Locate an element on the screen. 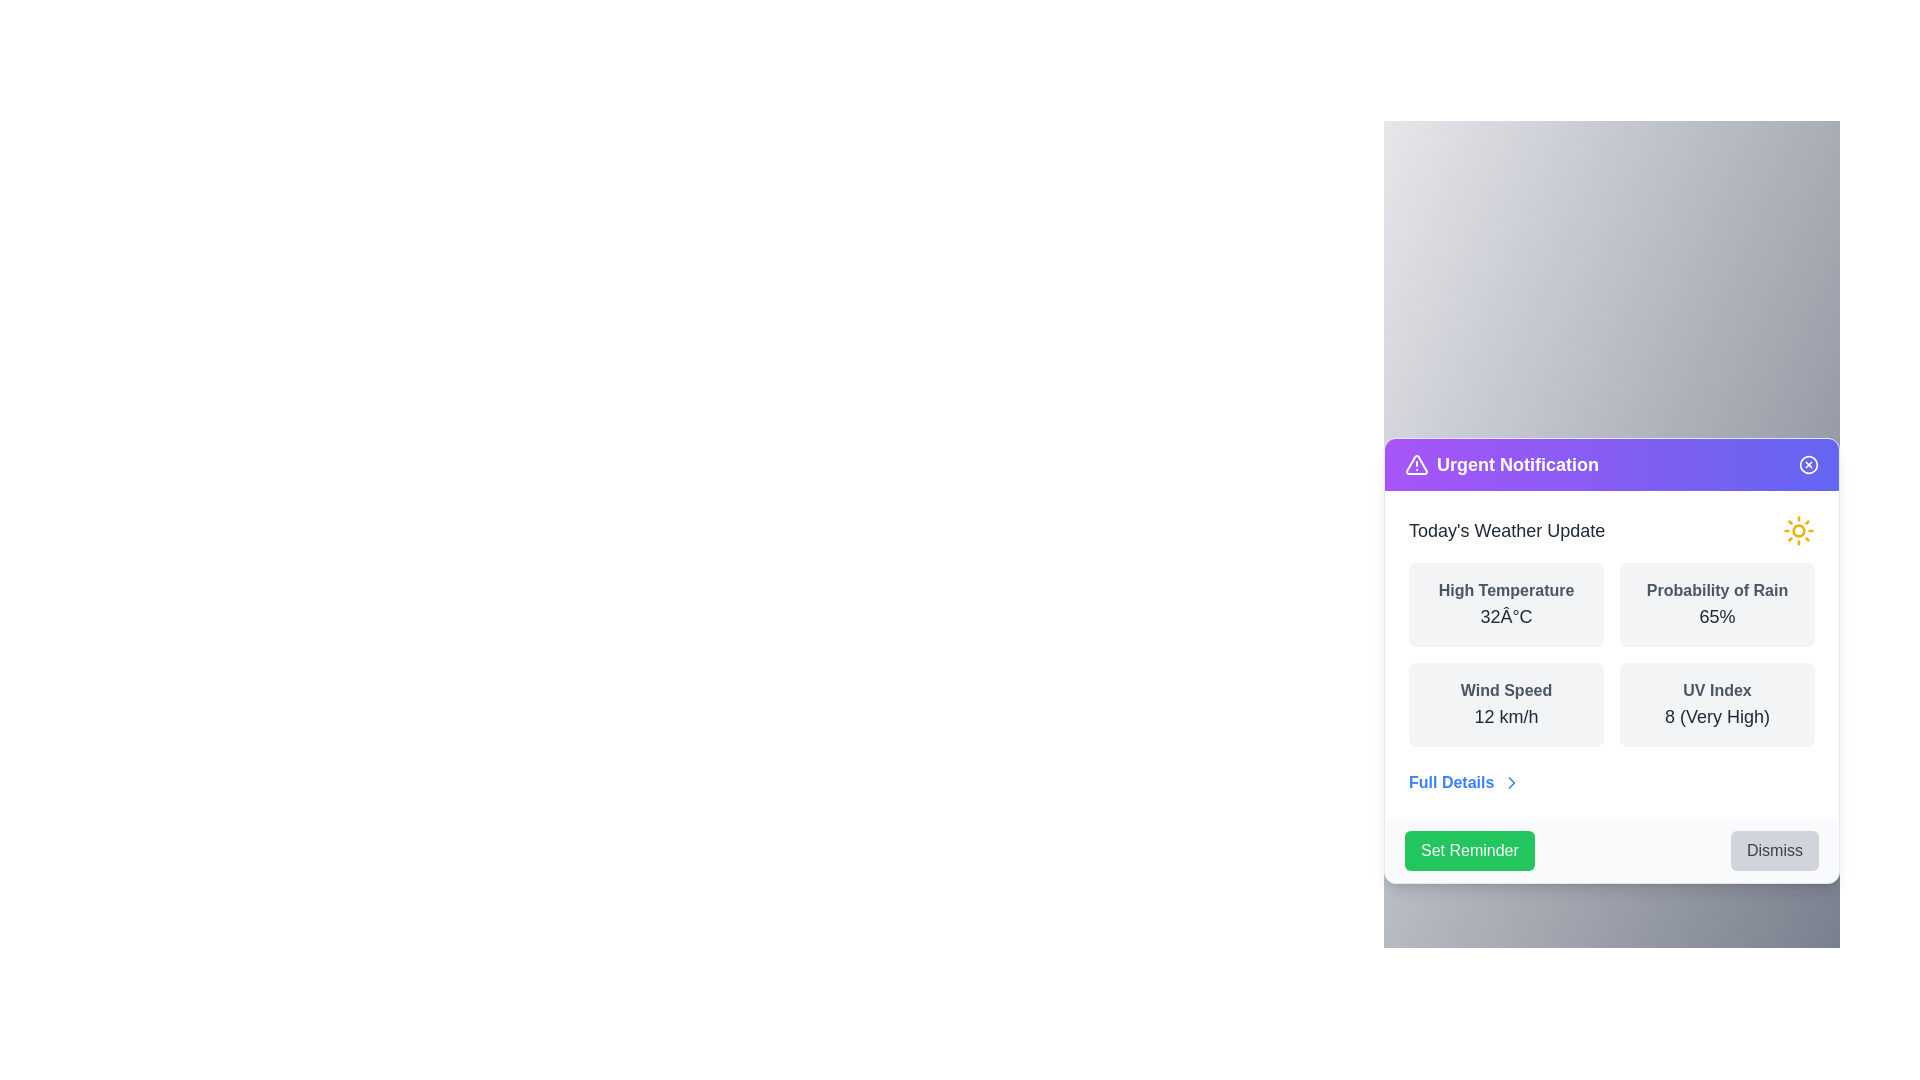 This screenshot has width=1920, height=1080. the small right-pointing chevron icon located to the right of the bold text 'Full Details' for additional information is located at coordinates (1512, 782).